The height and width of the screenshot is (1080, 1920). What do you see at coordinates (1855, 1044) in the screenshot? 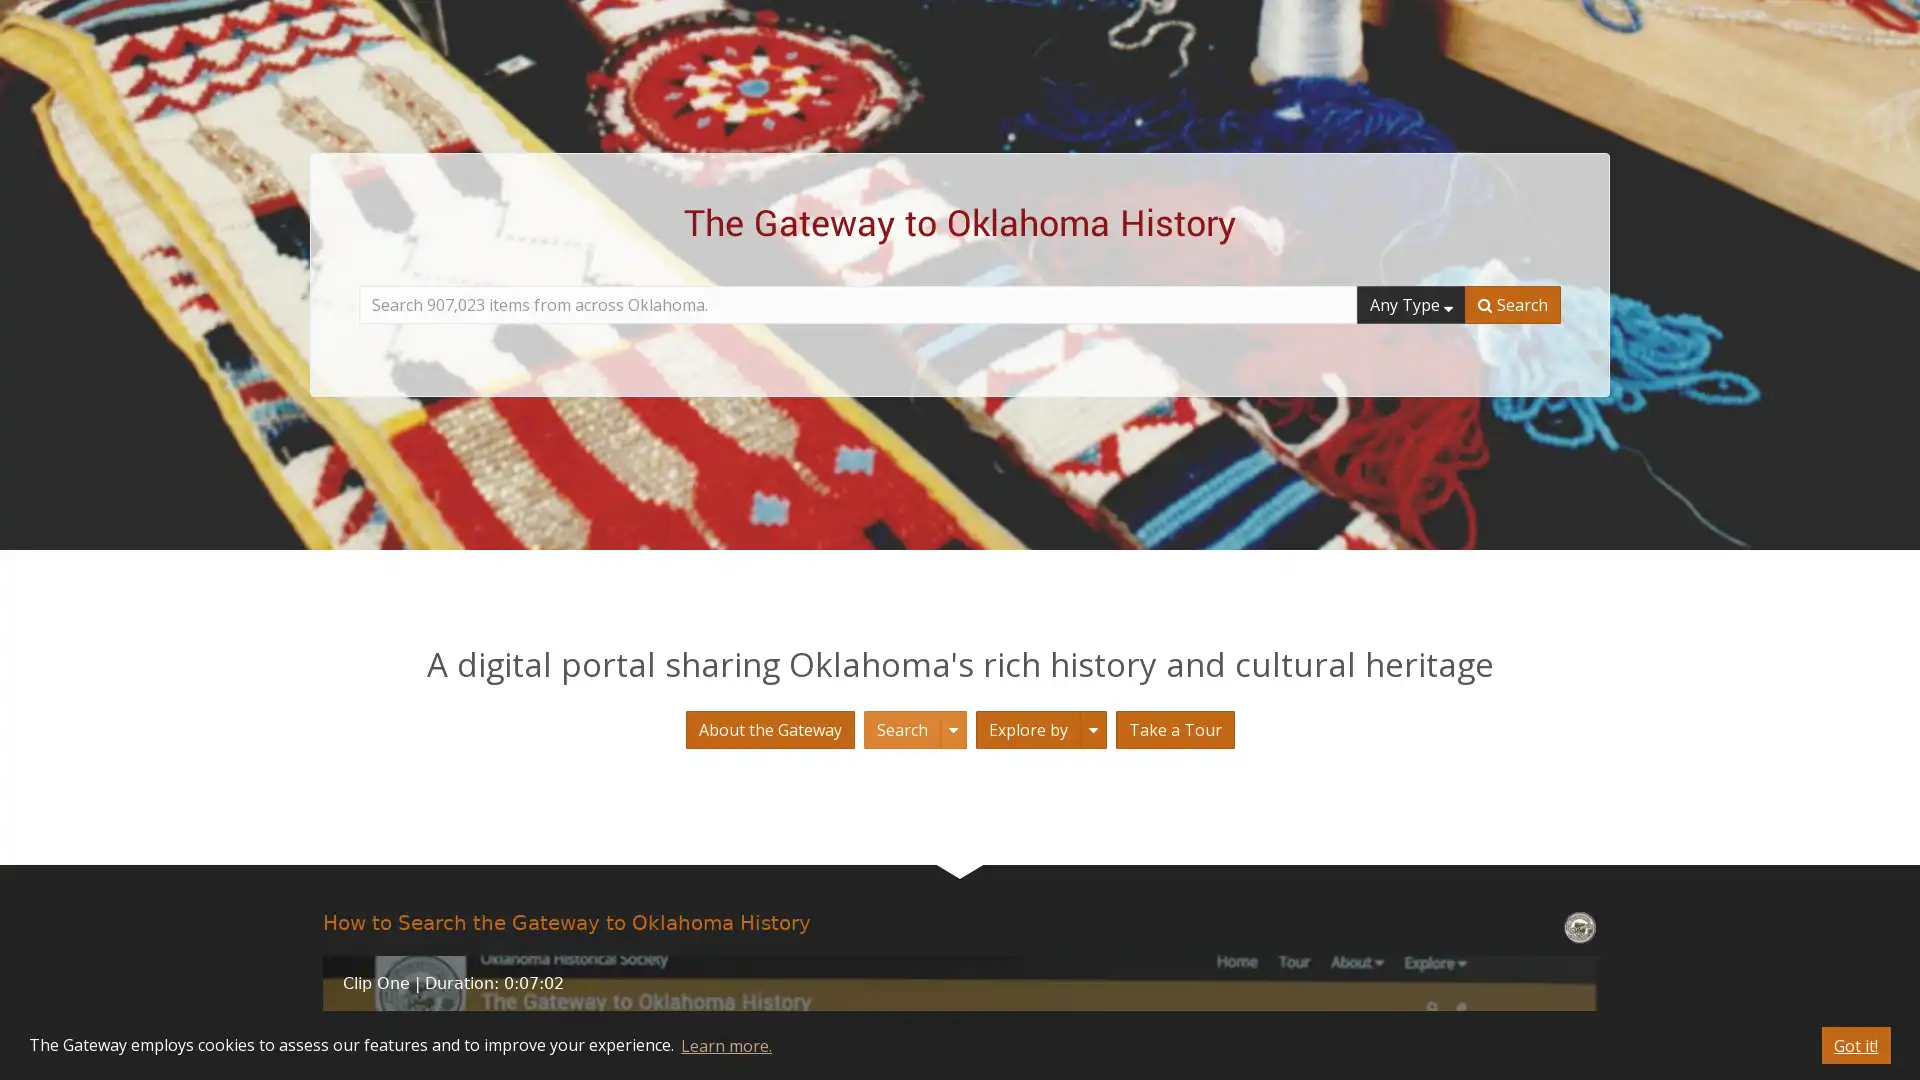
I see `dismiss cookie message` at bounding box center [1855, 1044].